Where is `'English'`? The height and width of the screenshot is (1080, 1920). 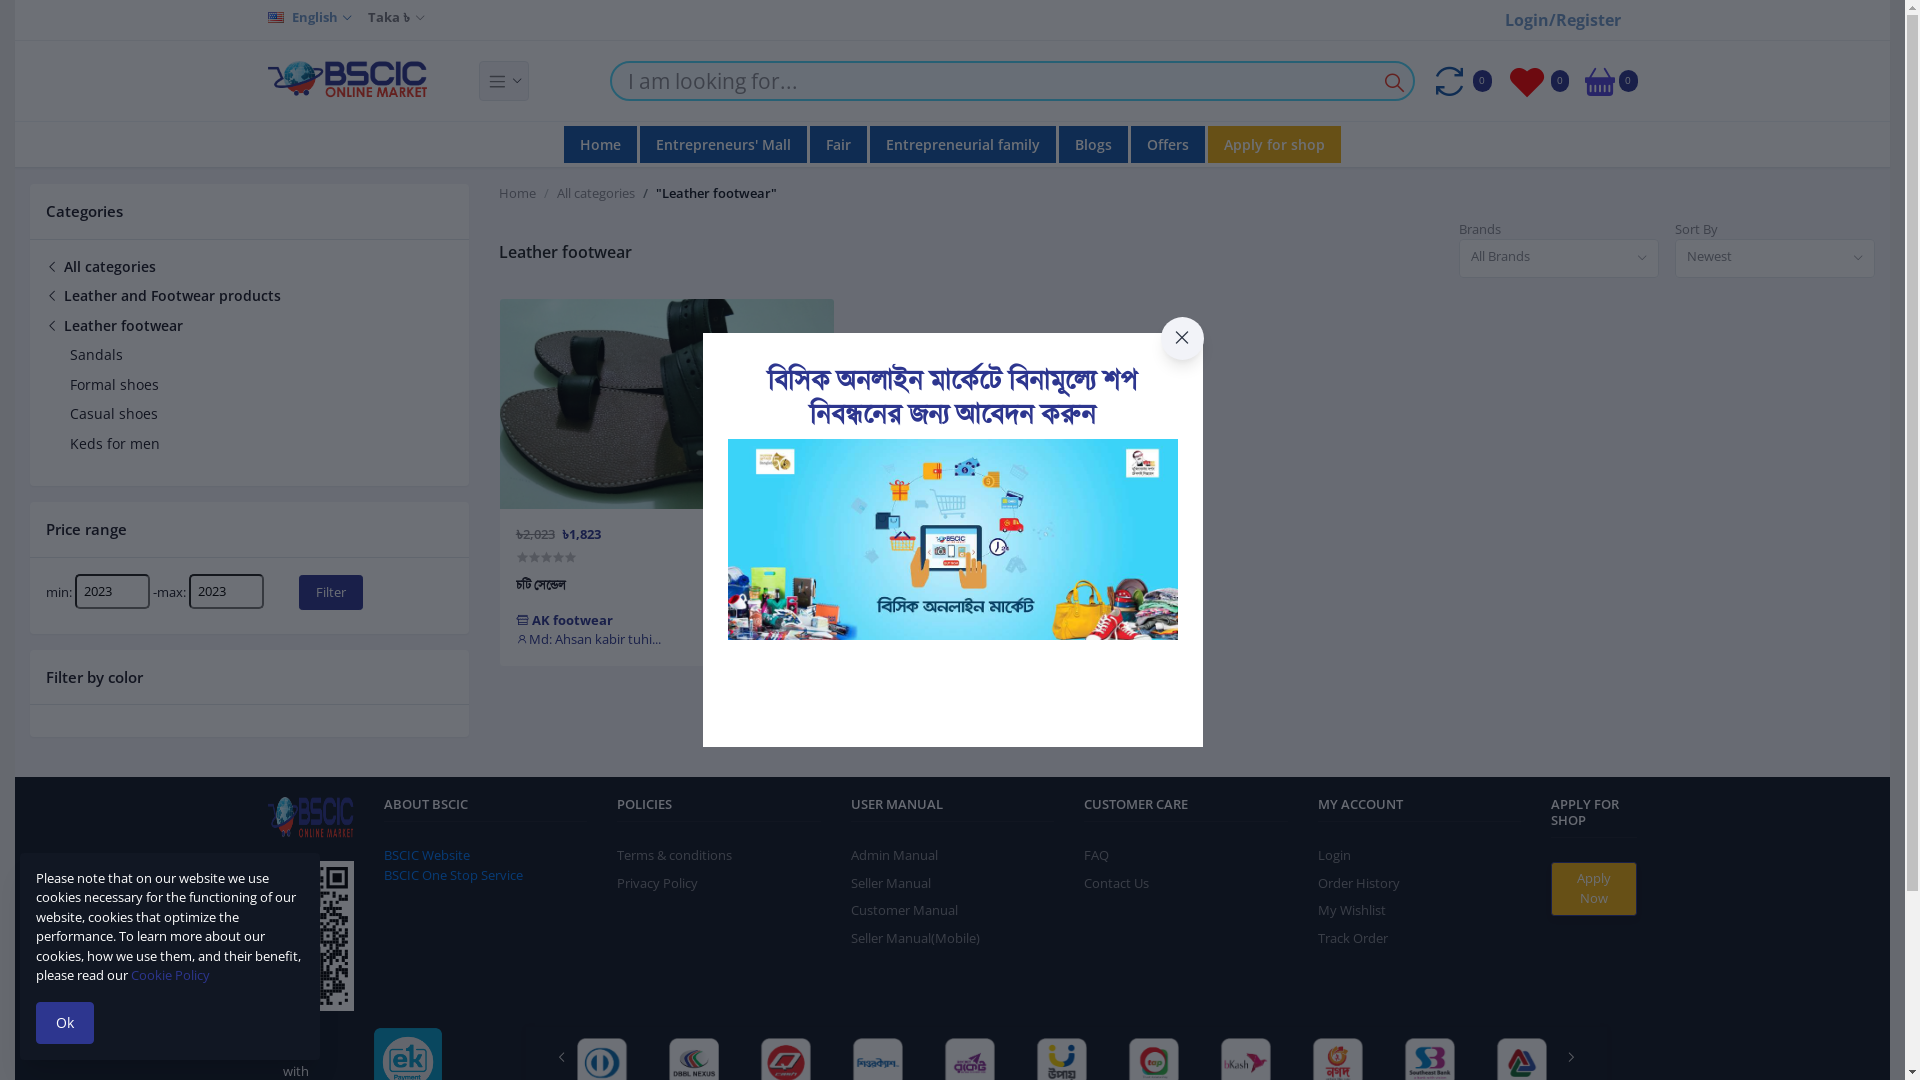
'English' is located at coordinates (309, 18).